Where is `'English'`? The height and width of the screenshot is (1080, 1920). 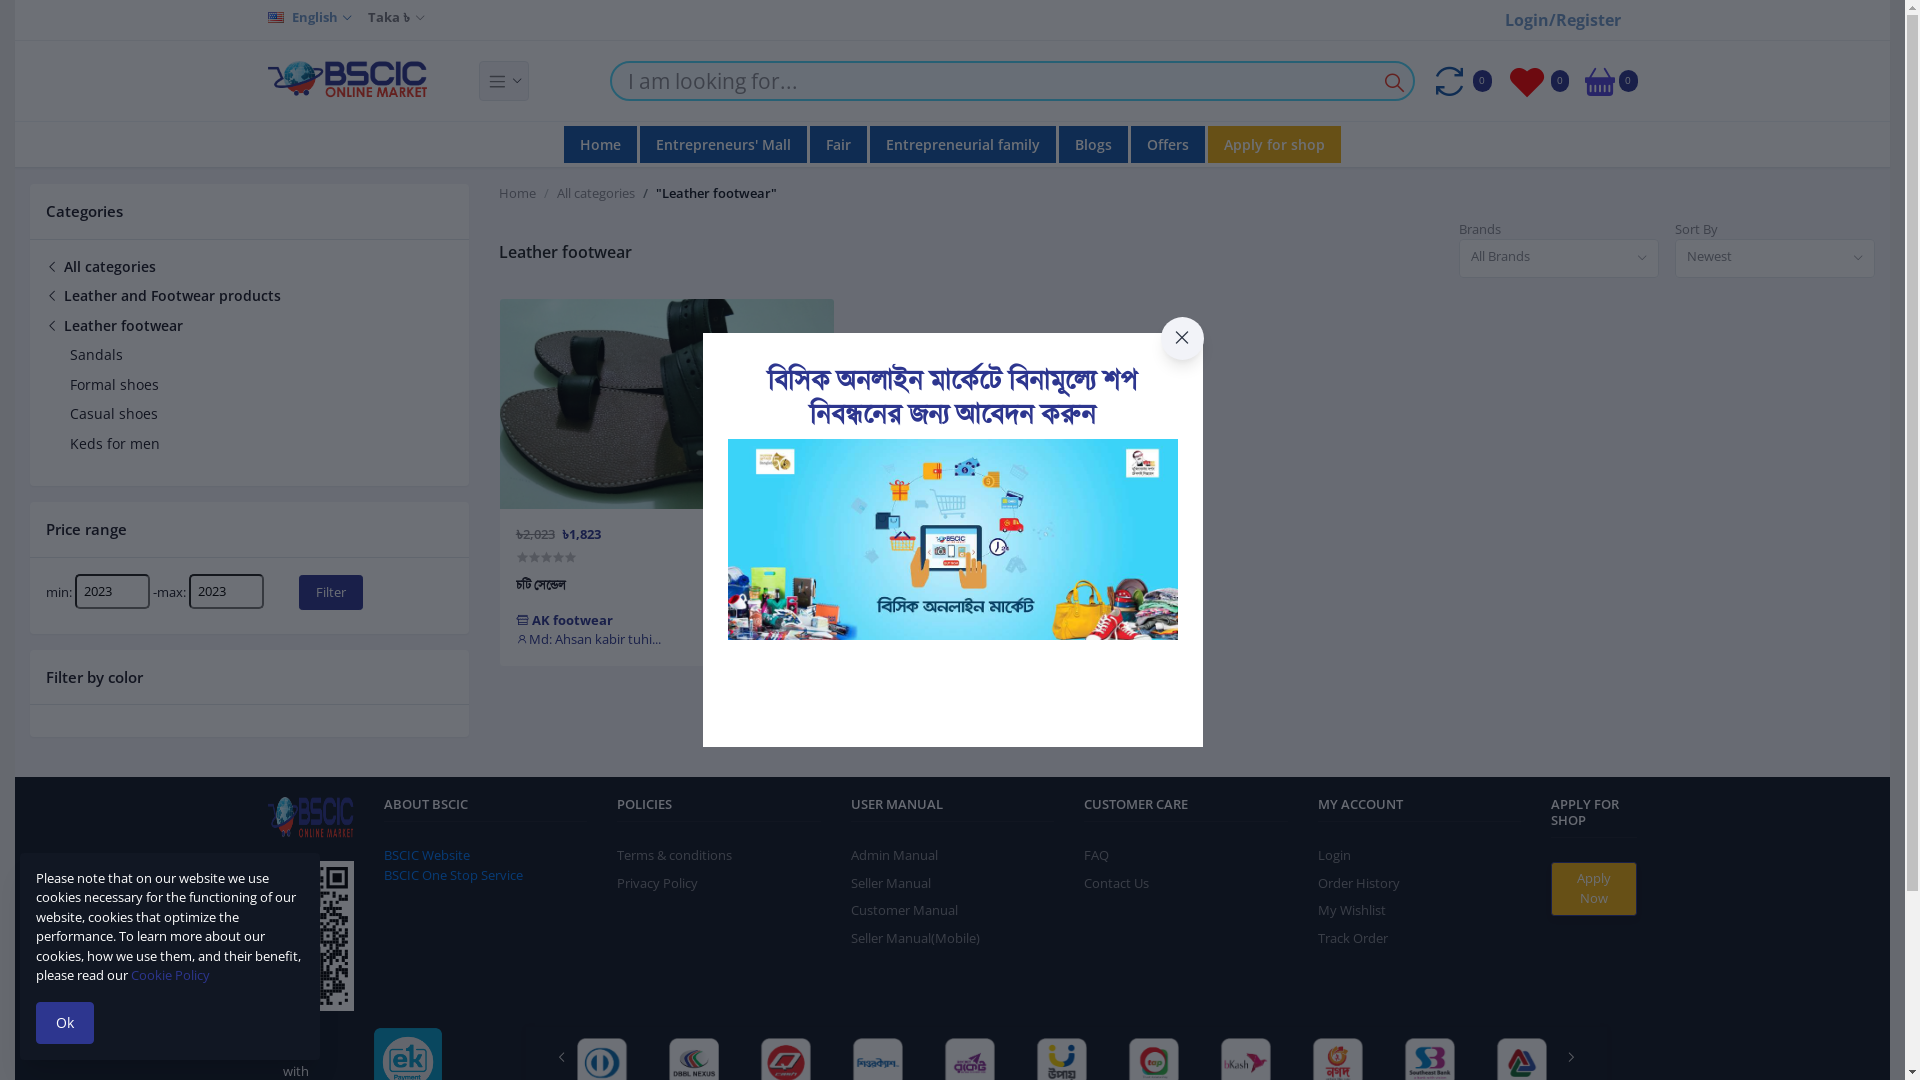
'English' is located at coordinates (309, 18).